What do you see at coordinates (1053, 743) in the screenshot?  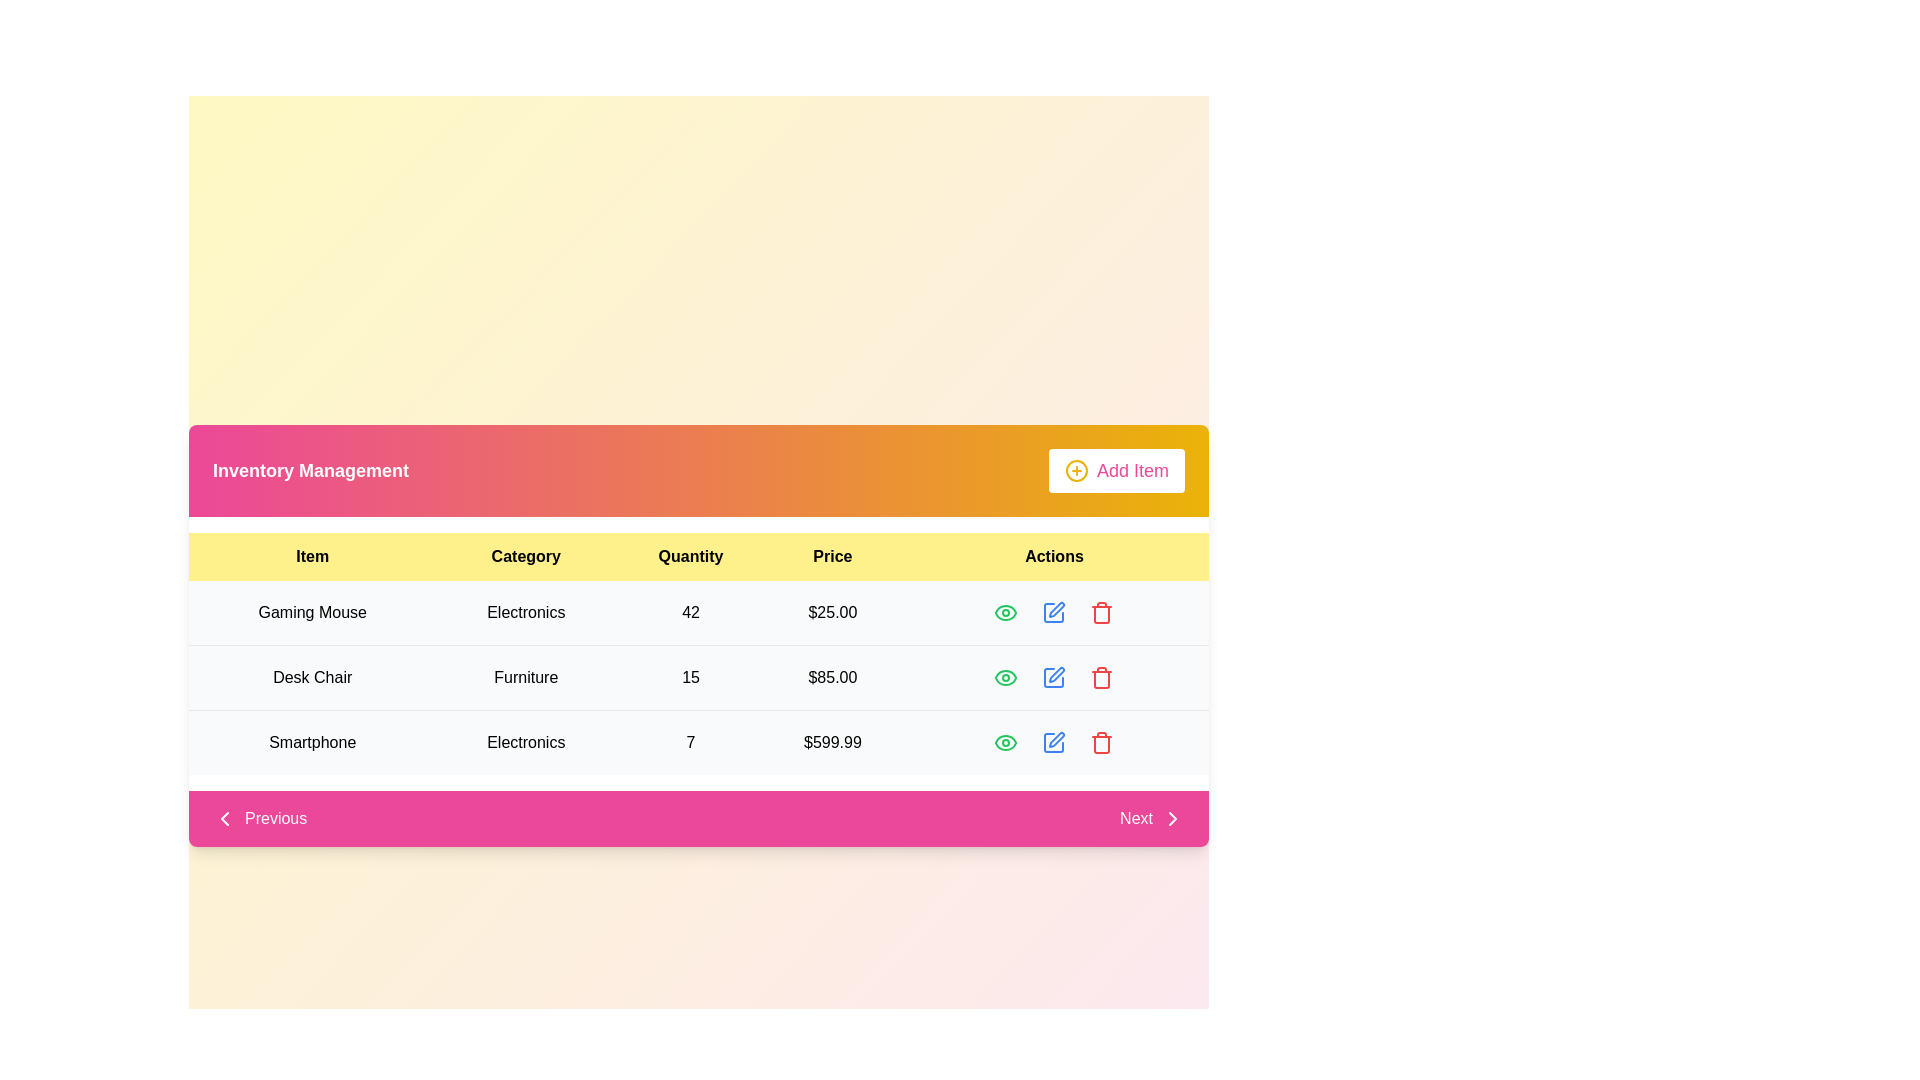 I see `the 'Edit' button in the 'Actions' column for the third item ('Smartphone') in the data table` at bounding box center [1053, 743].